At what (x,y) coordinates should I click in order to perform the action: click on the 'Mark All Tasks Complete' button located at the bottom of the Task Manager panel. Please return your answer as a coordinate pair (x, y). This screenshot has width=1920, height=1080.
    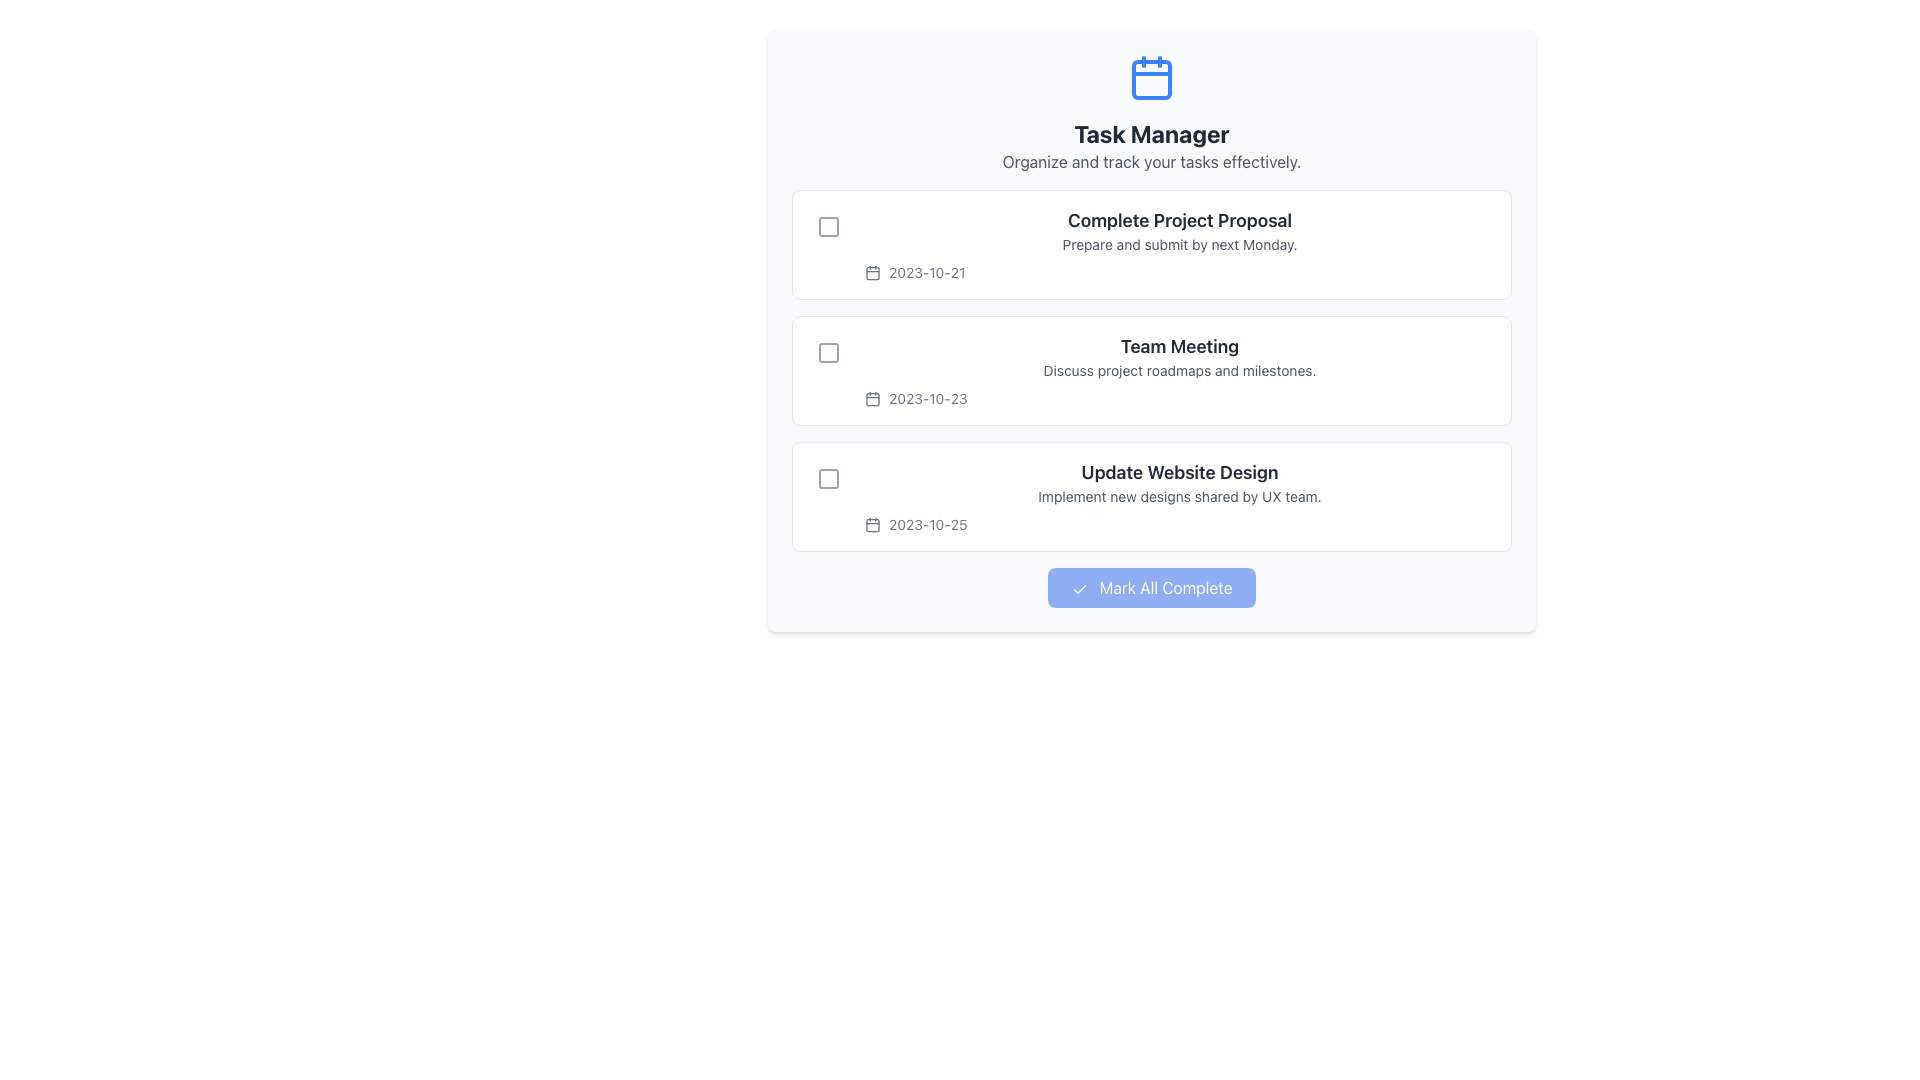
    Looking at the image, I should click on (1152, 586).